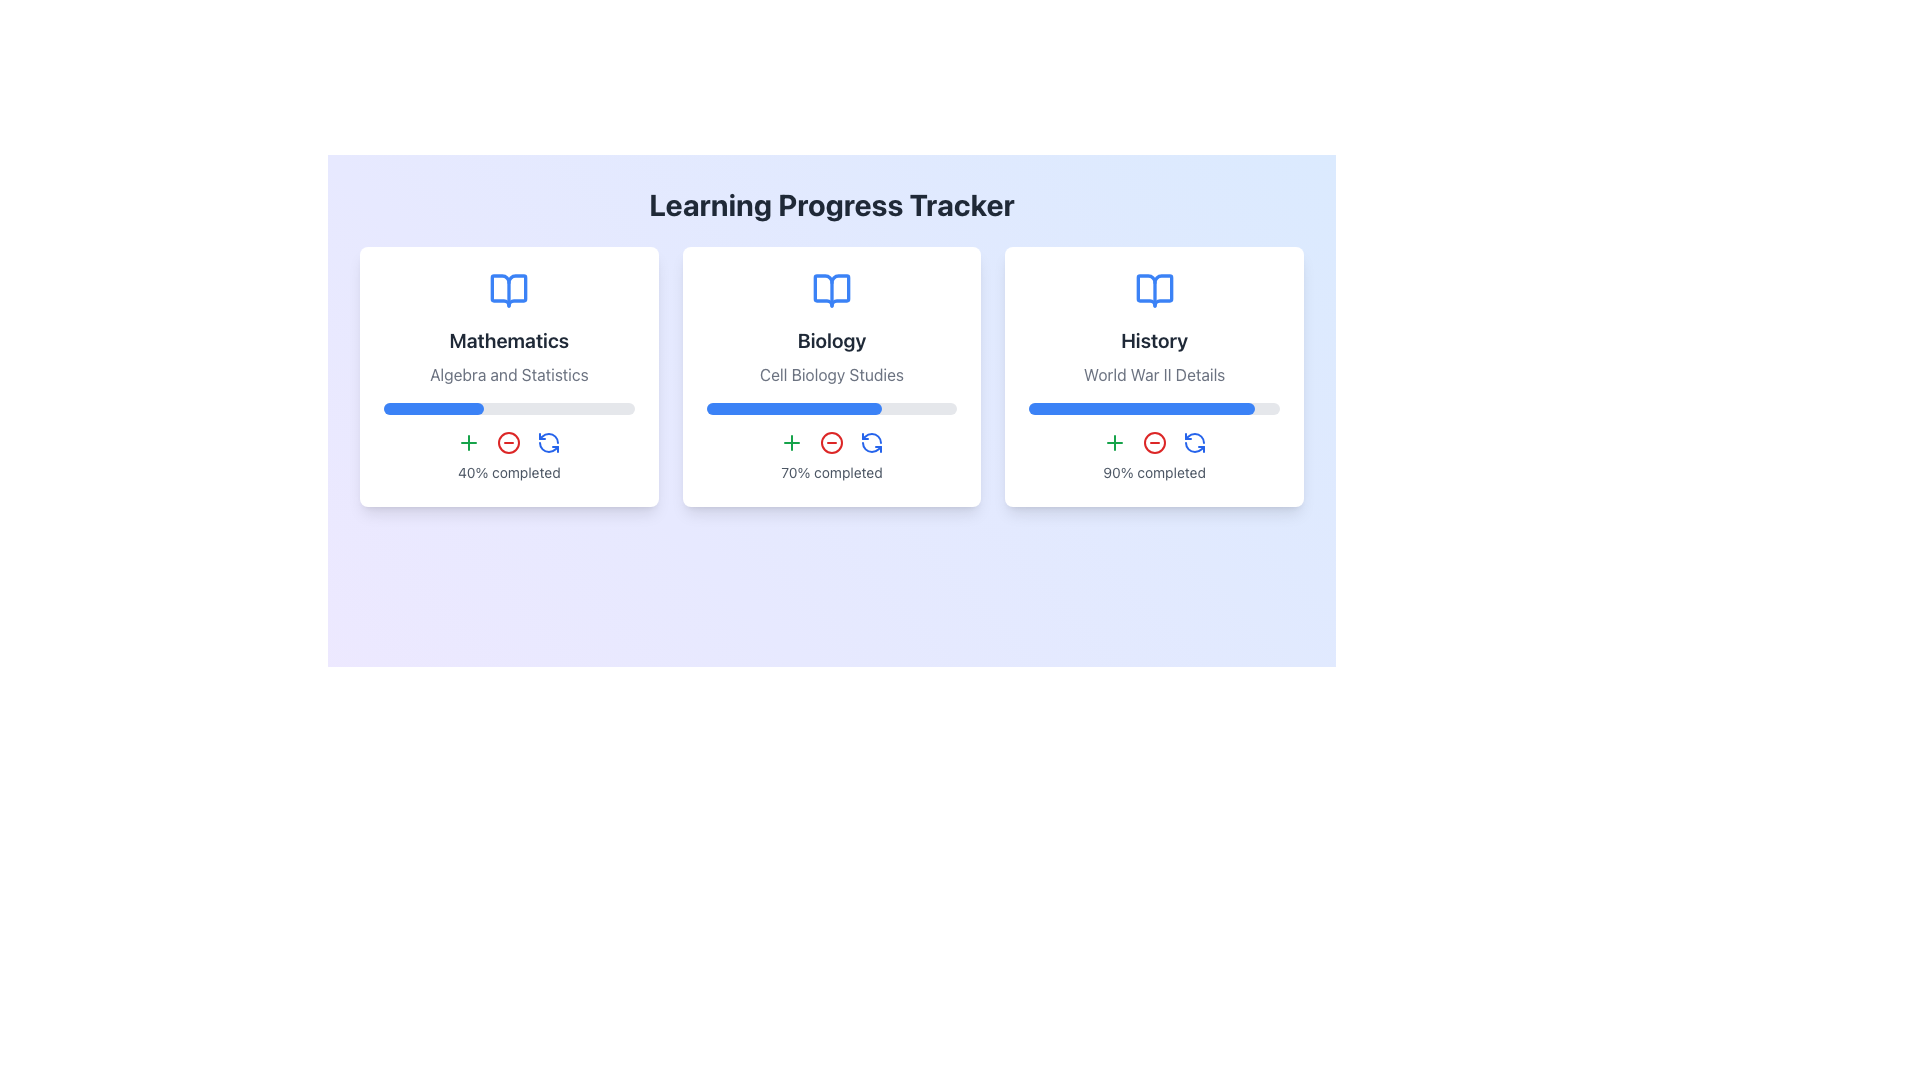 The width and height of the screenshot is (1920, 1080). Describe the element at coordinates (509, 374) in the screenshot. I see `the descriptive subtitle text label located below the bold heading labeled 'Mathematics' in the first card of three horizontally aligned cards` at that location.